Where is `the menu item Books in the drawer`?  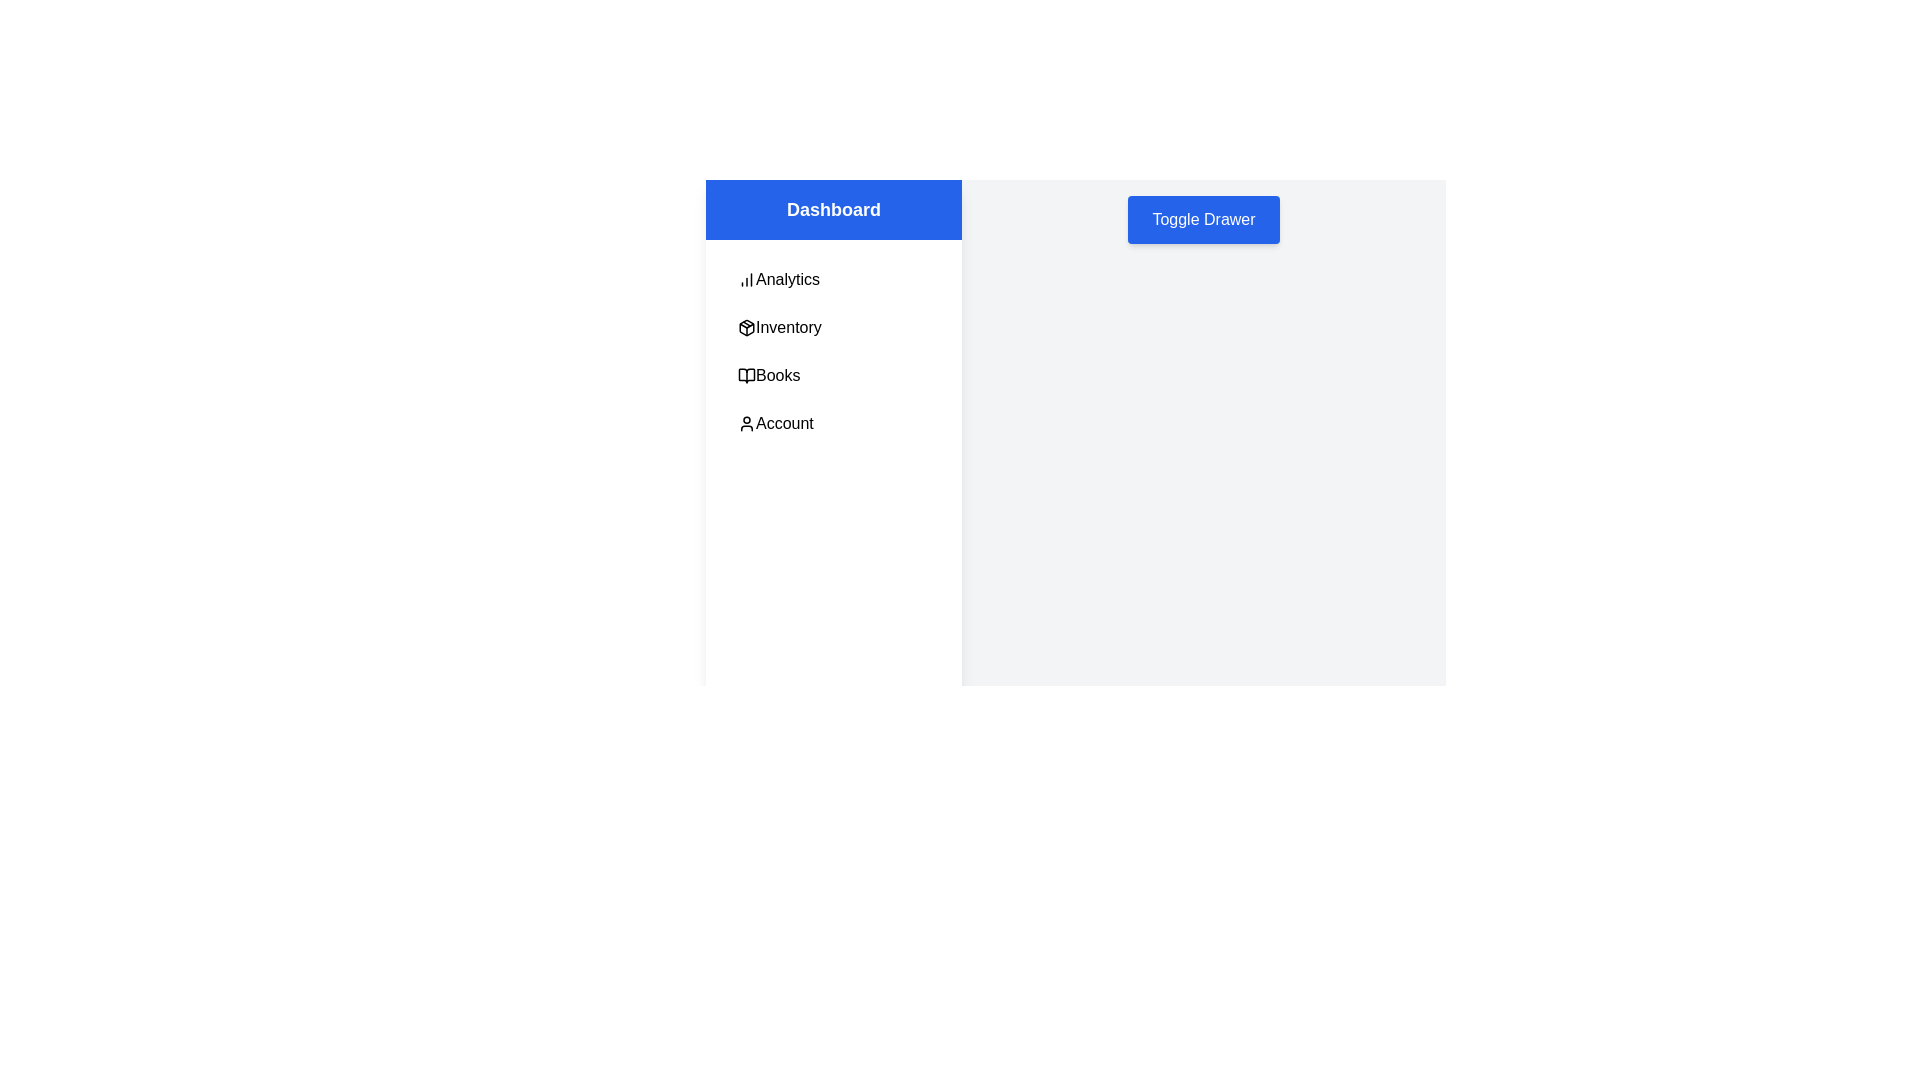 the menu item Books in the drawer is located at coordinates (834, 375).